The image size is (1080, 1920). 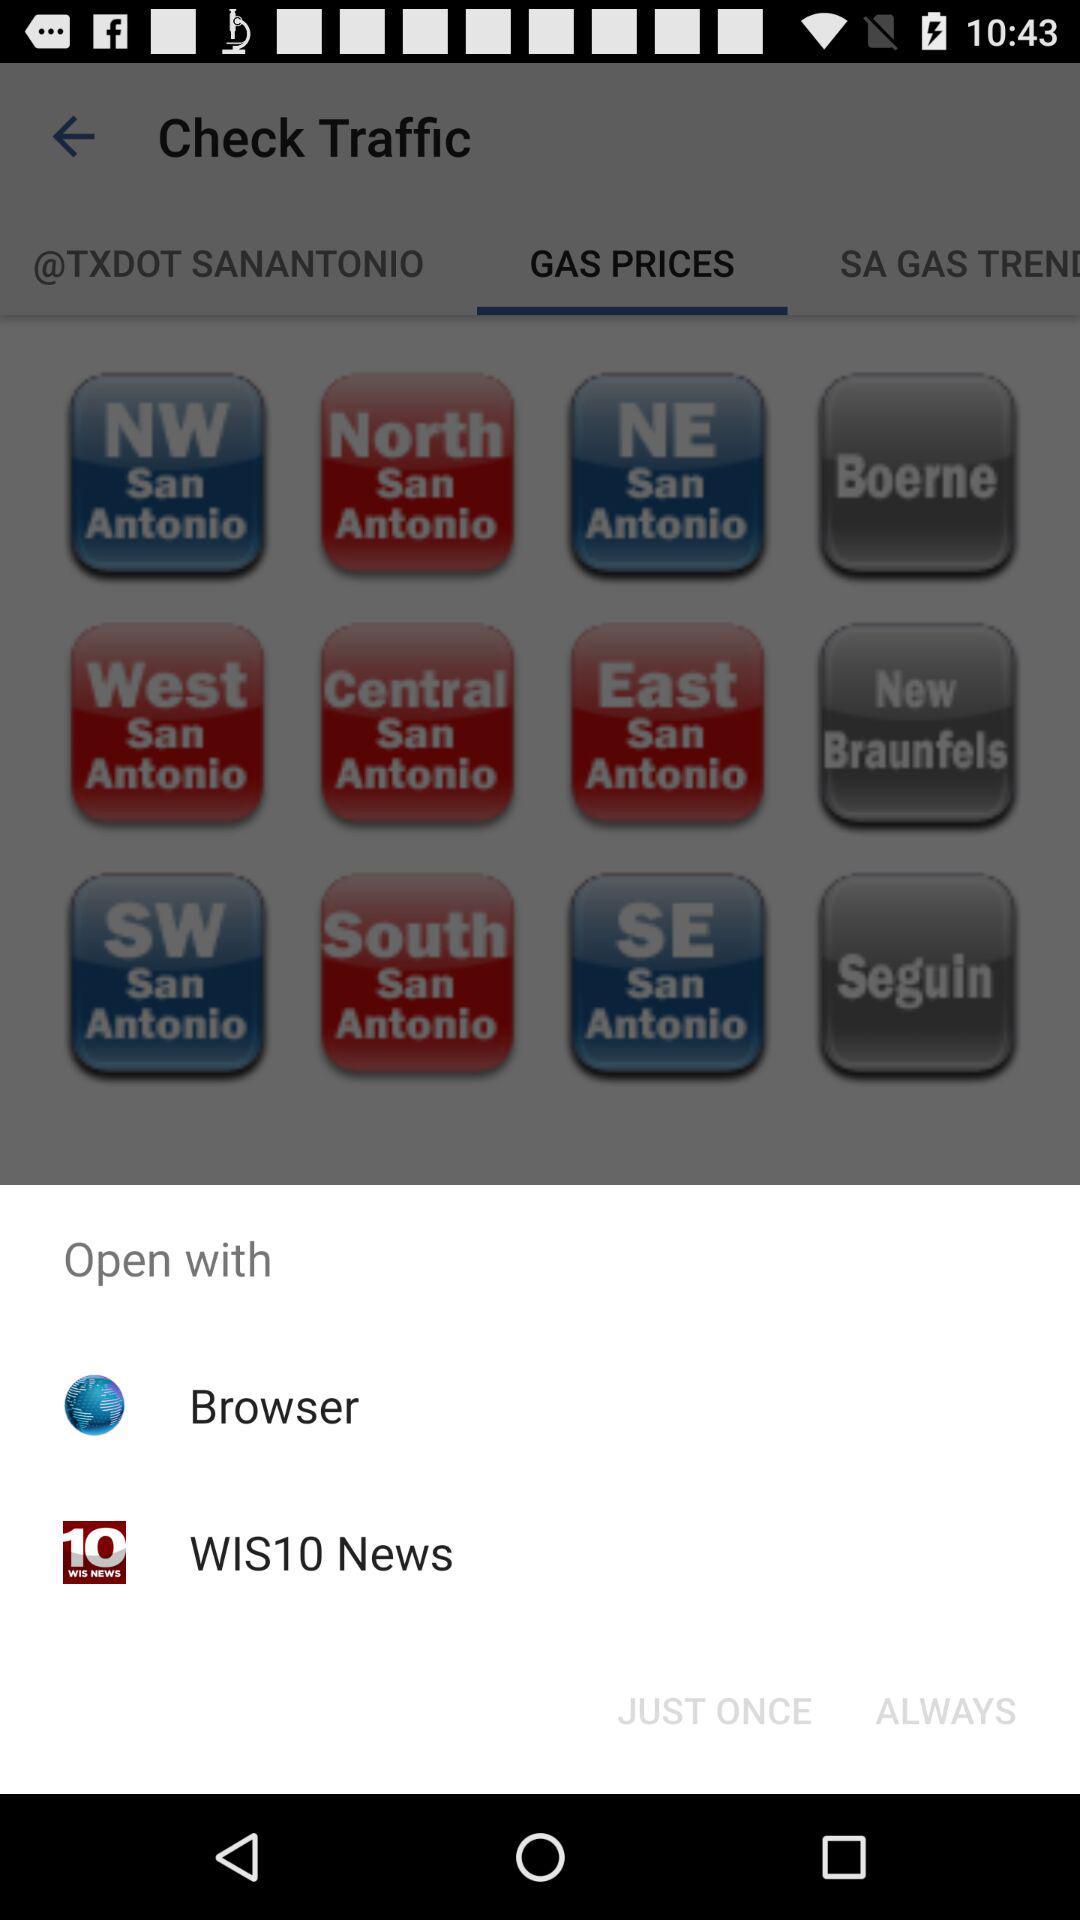 What do you see at coordinates (945, 1708) in the screenshot?
I see `icon at the bottom right corner` at bounding box center [945, 1708].